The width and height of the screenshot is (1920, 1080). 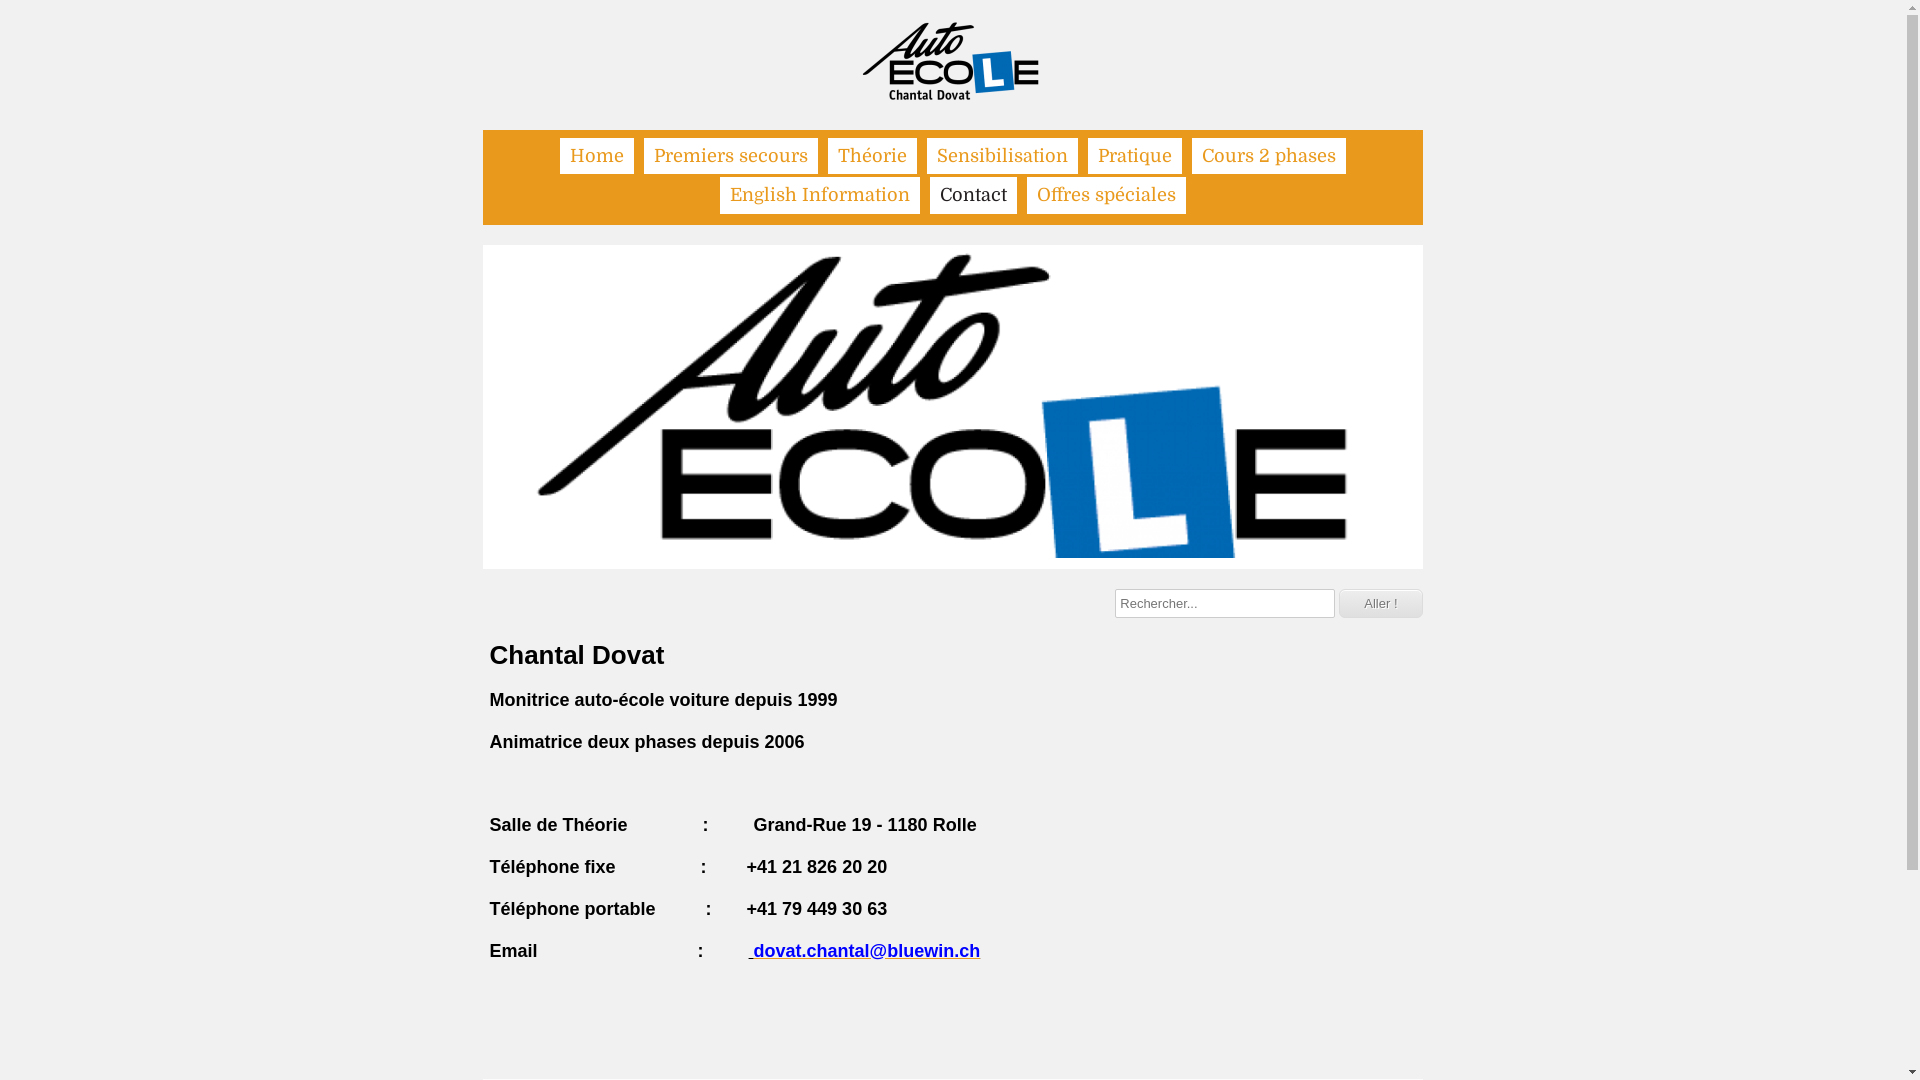 What do you see at coordinates (643, 154) in the screenshot?
I see `'Premiers secours'` at bounding box center [643, 154].